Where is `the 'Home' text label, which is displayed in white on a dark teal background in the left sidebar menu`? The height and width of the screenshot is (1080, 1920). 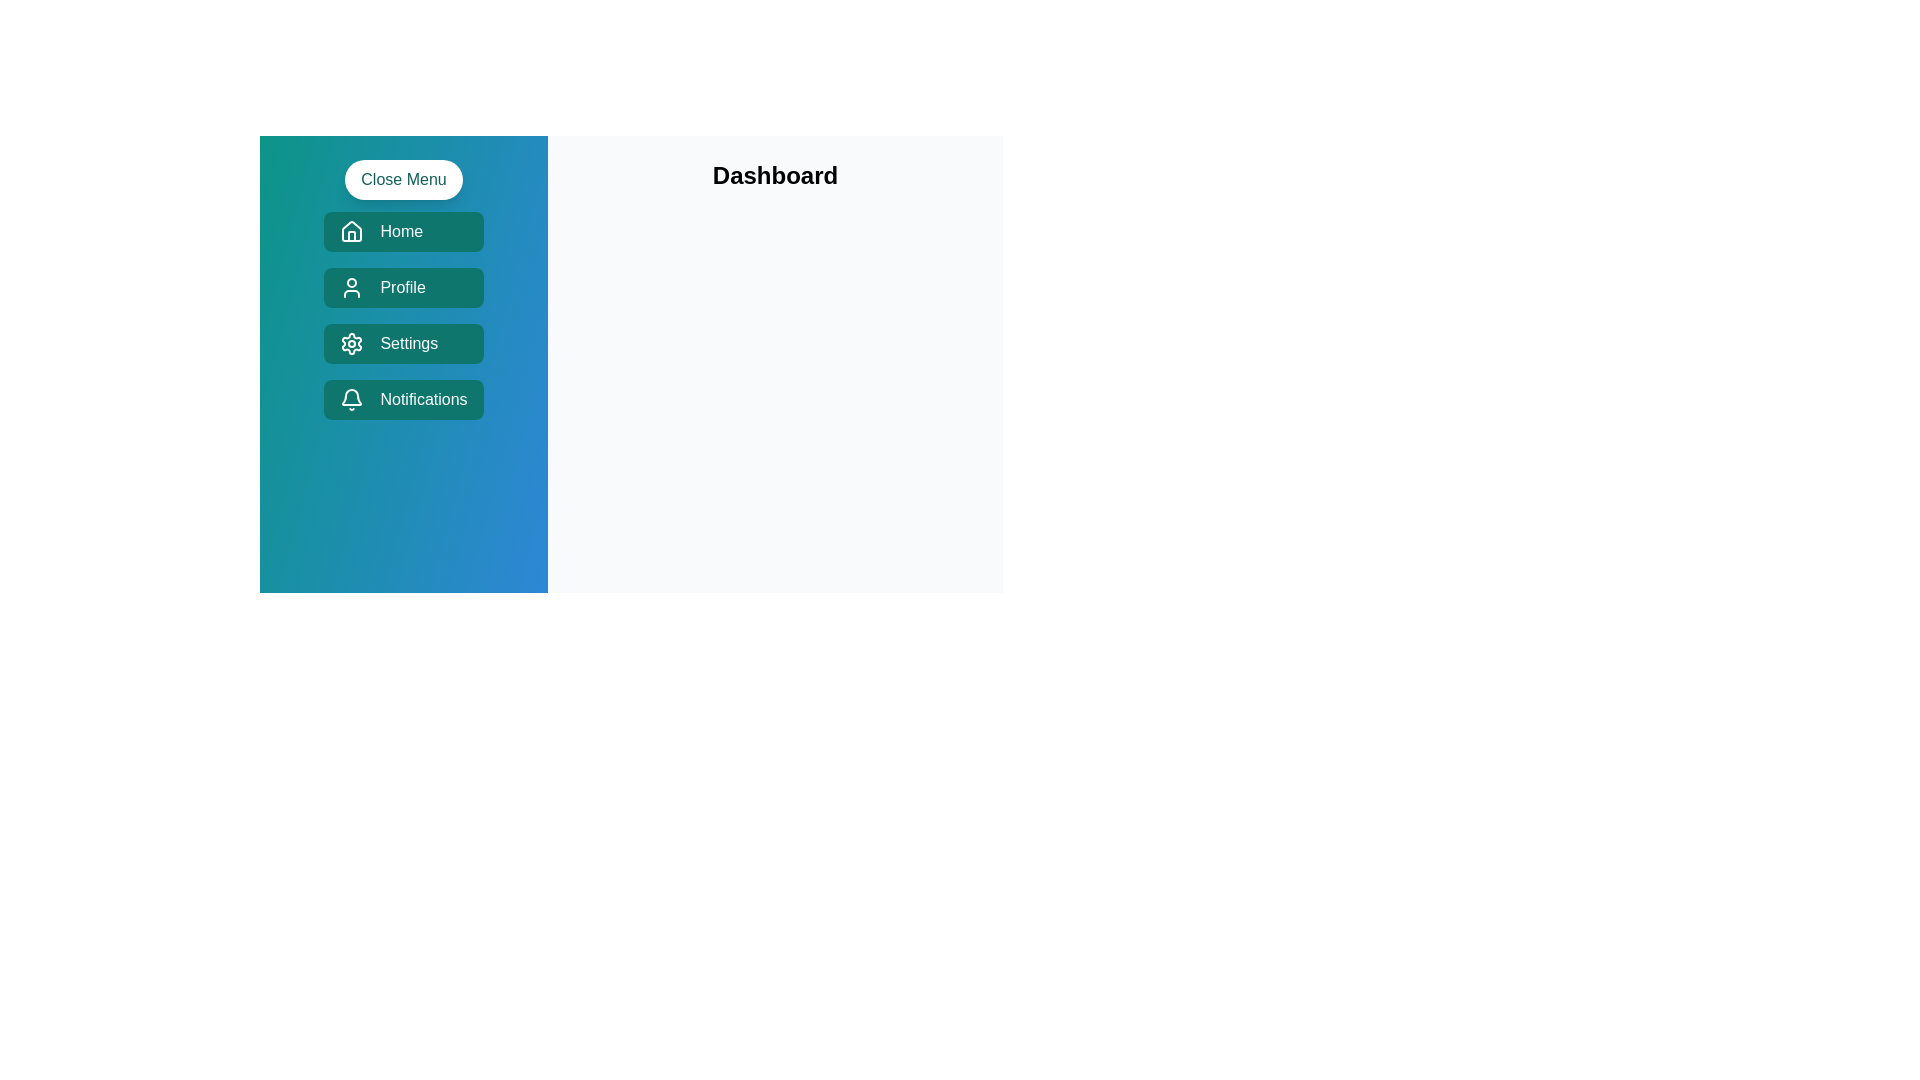
the 'Home' text label, which is displayed in white on a dark teal background in the left sidebar menu is located at coordinates (400, 230).